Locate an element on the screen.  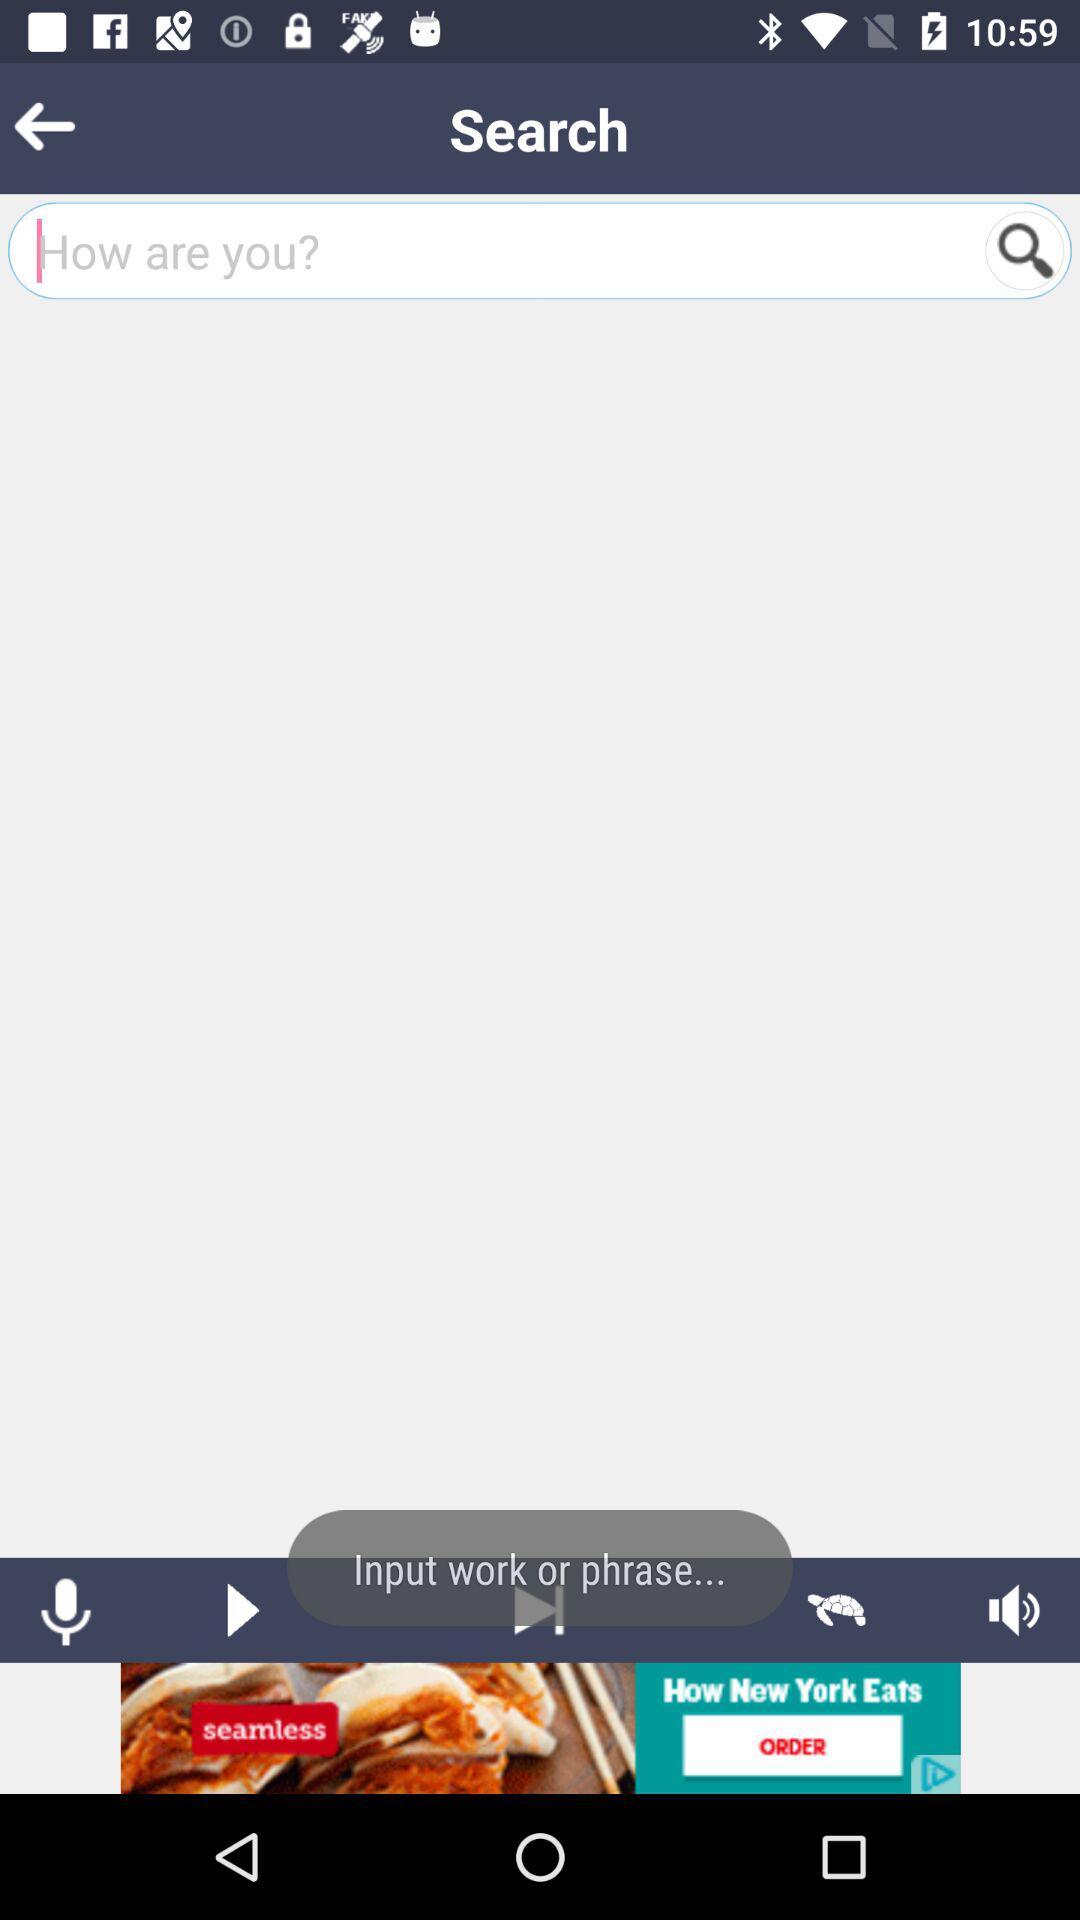
share the article is located at coordinates (540, 1727).